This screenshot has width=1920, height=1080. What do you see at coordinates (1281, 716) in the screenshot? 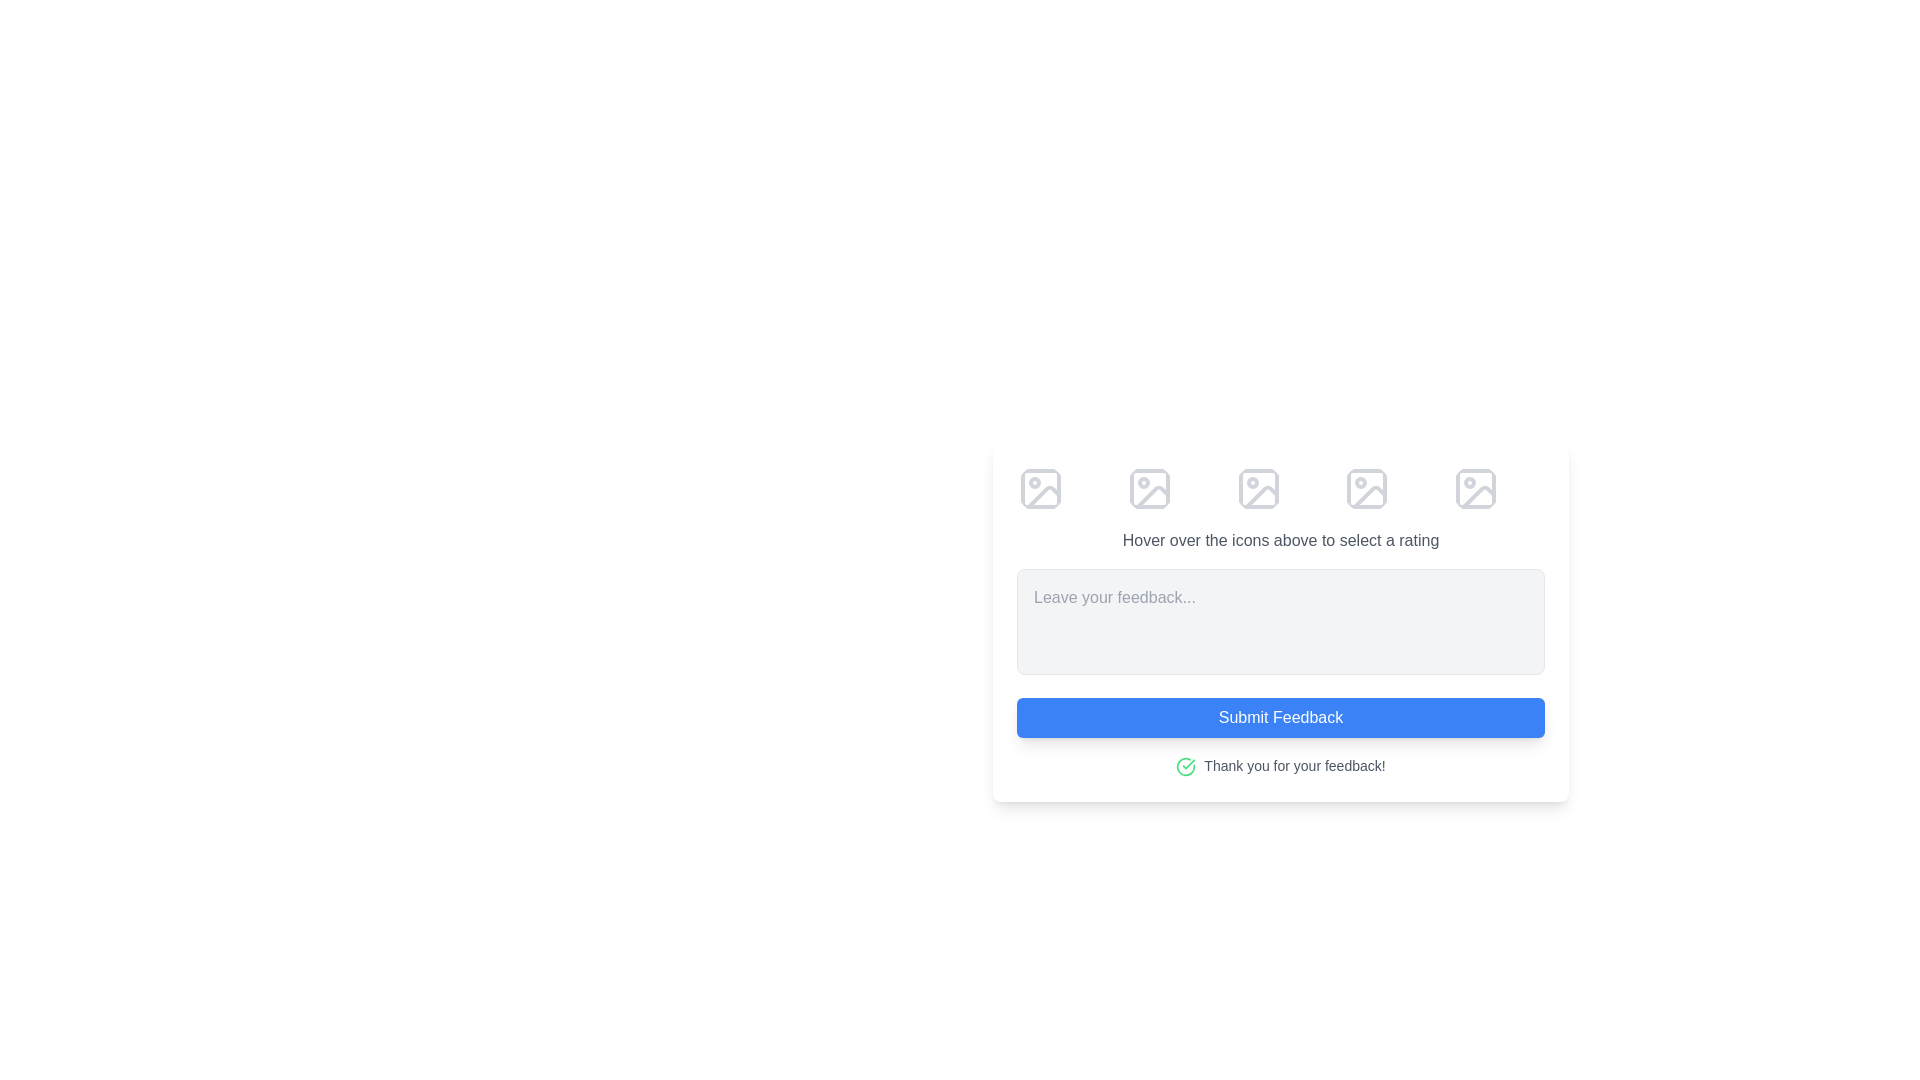
I see `the feedback submission button located below the 'Leave your feedback...' text area and above the 'Thank you for your feedback!' confirmation message` at bounding box center [1281, 716].